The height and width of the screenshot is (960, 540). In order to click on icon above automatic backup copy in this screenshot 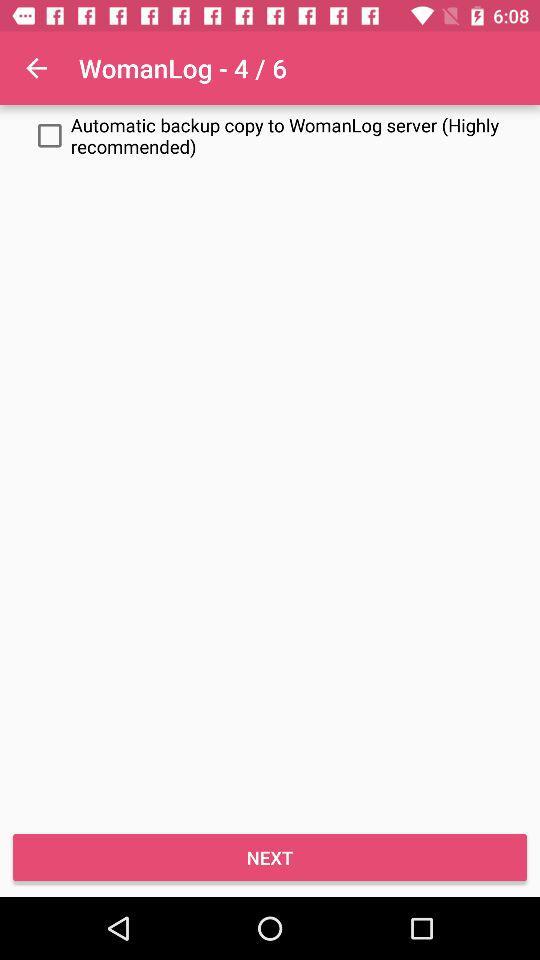, I will do `click(36, 68)`.